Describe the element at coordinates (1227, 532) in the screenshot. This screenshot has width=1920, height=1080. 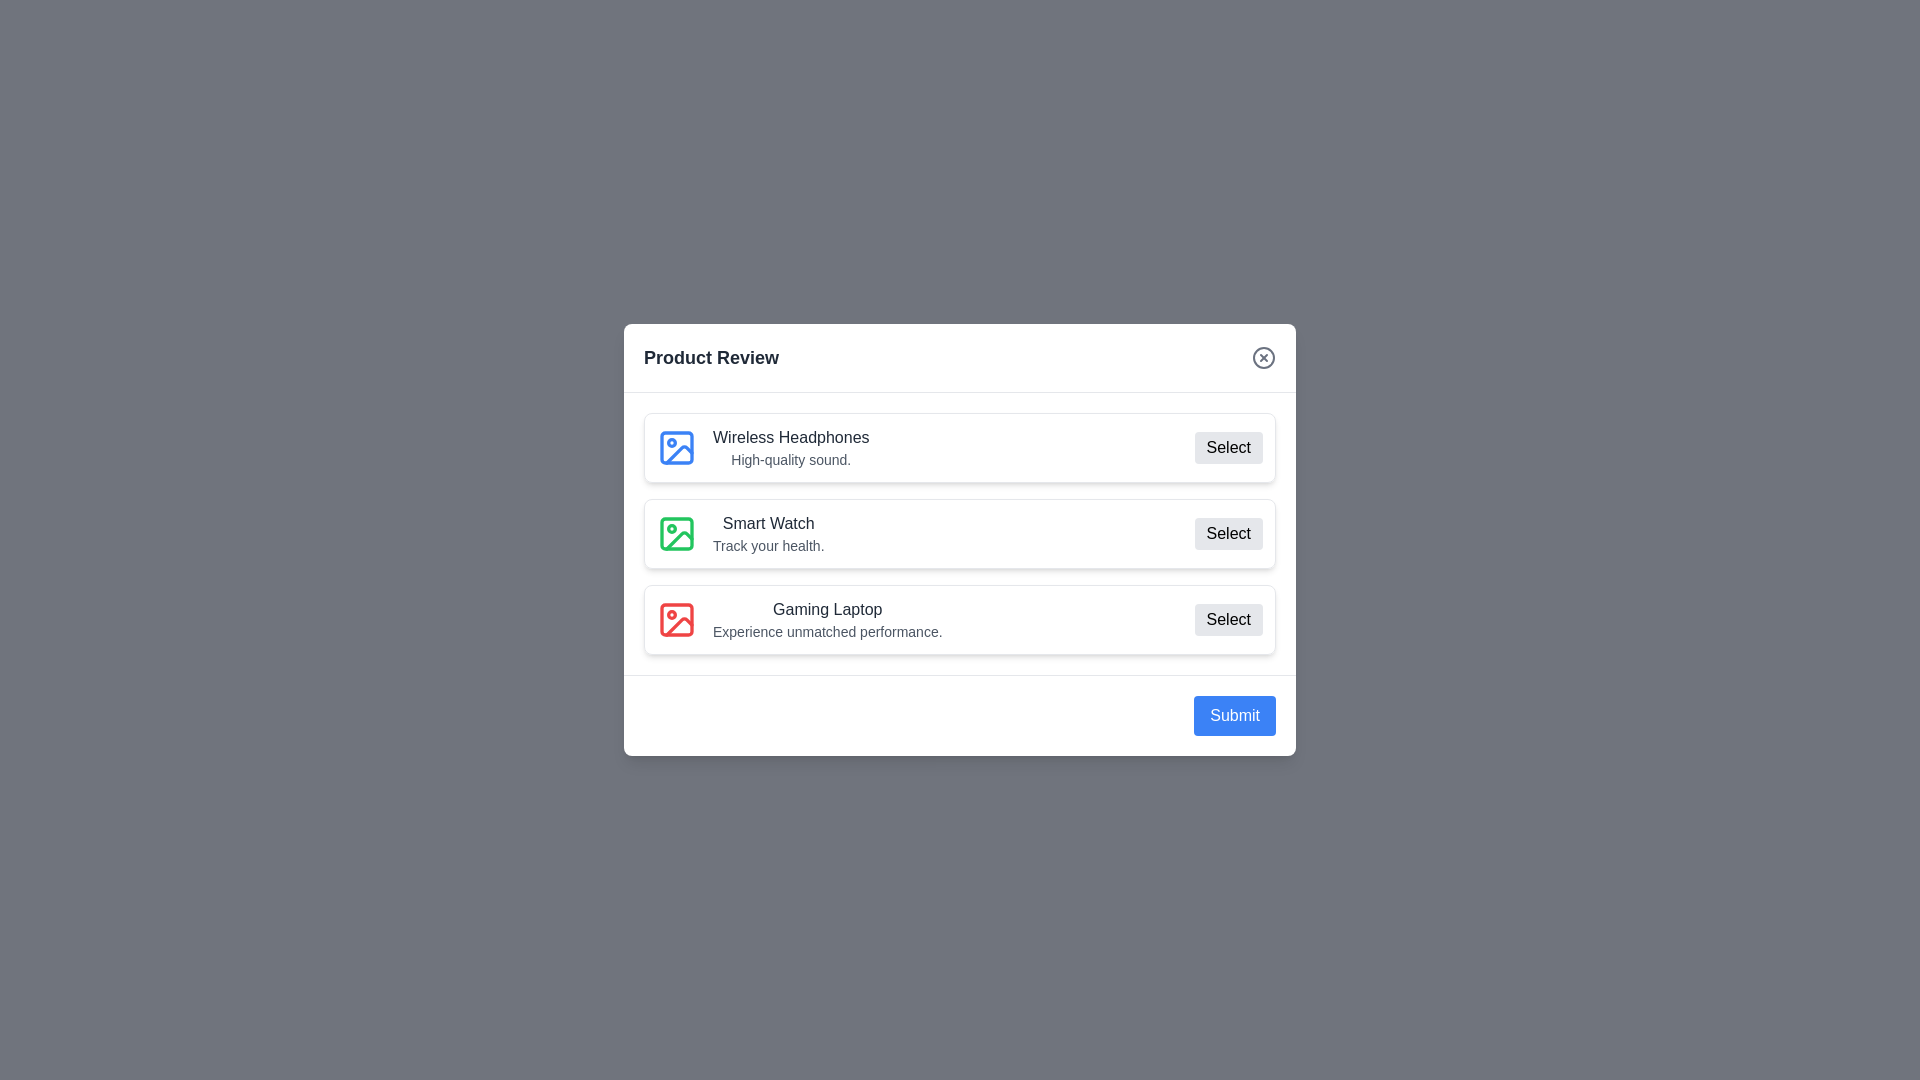
I see `'Select' button for the product identified by Smart Watch` at that location.